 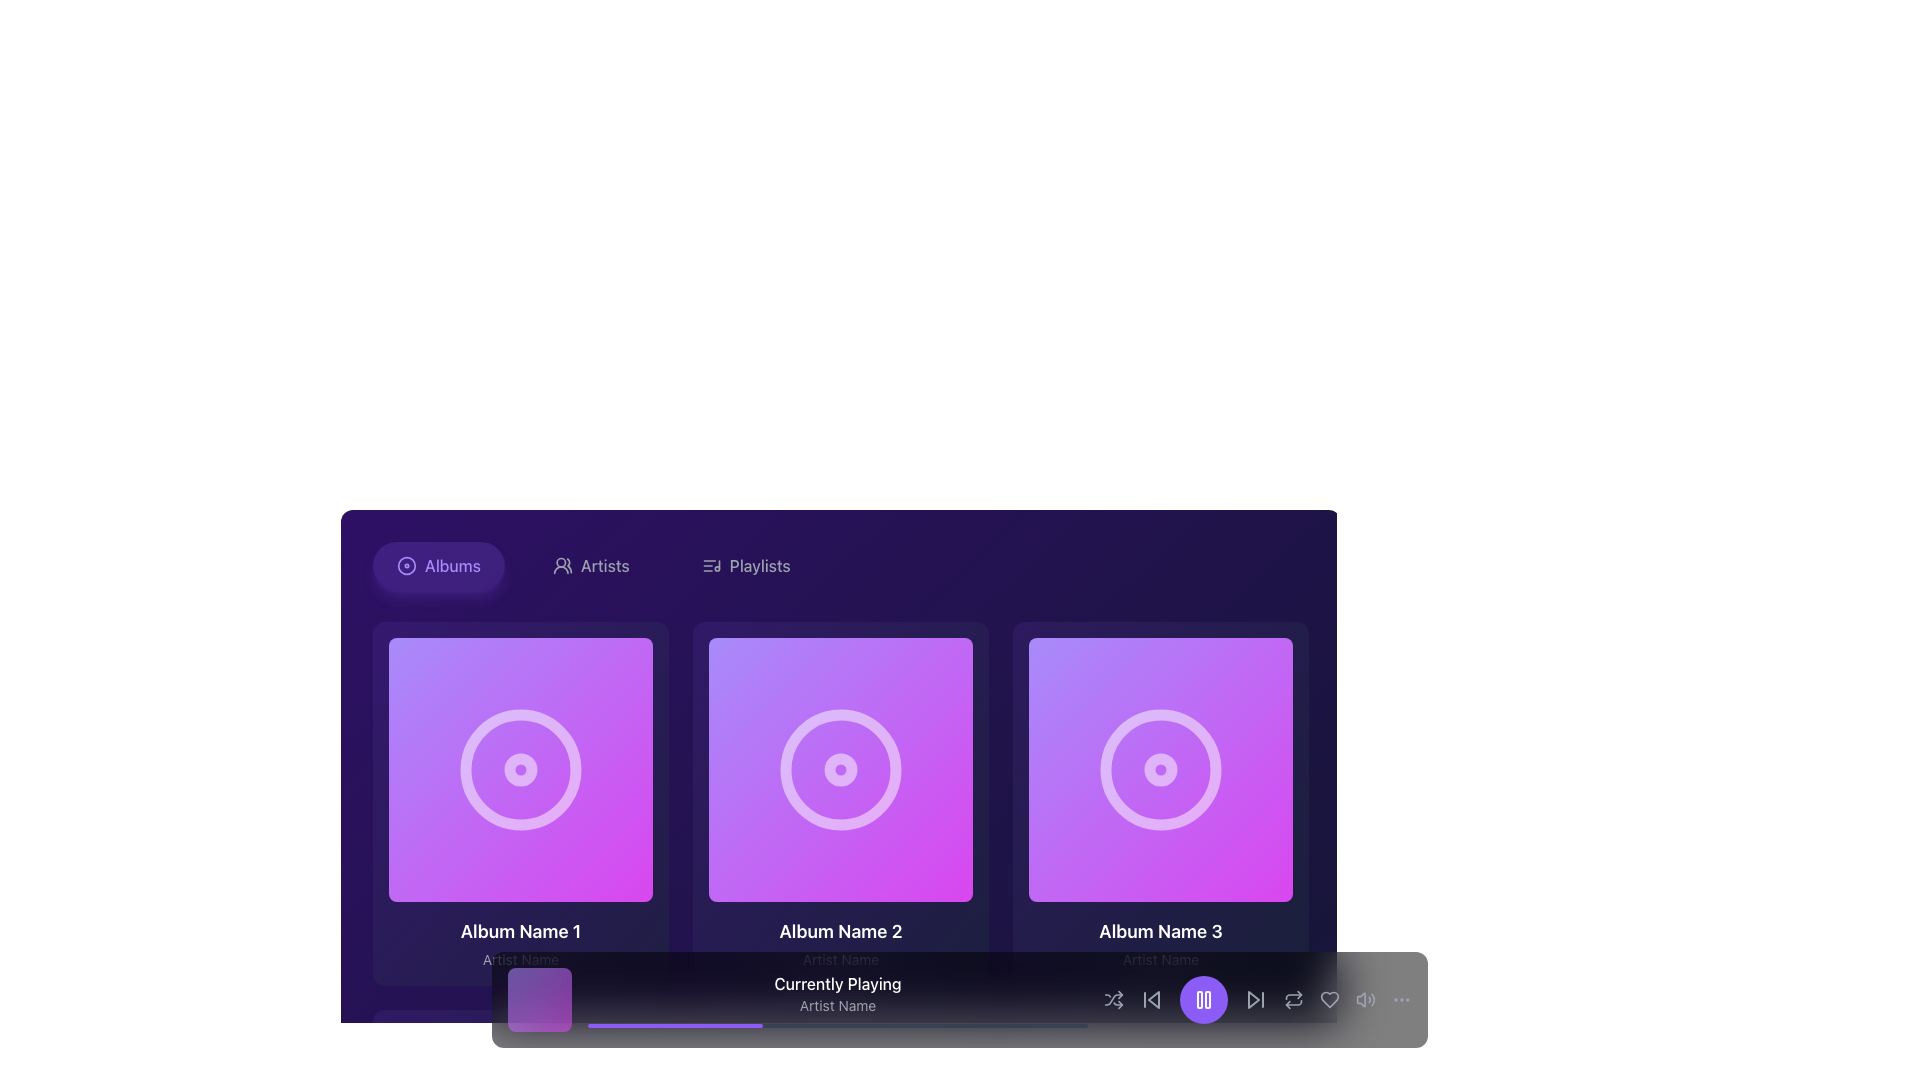 I want to click on the pause button located in the middle of the bottom control bar to change its color, so click(x=1203, y=999).